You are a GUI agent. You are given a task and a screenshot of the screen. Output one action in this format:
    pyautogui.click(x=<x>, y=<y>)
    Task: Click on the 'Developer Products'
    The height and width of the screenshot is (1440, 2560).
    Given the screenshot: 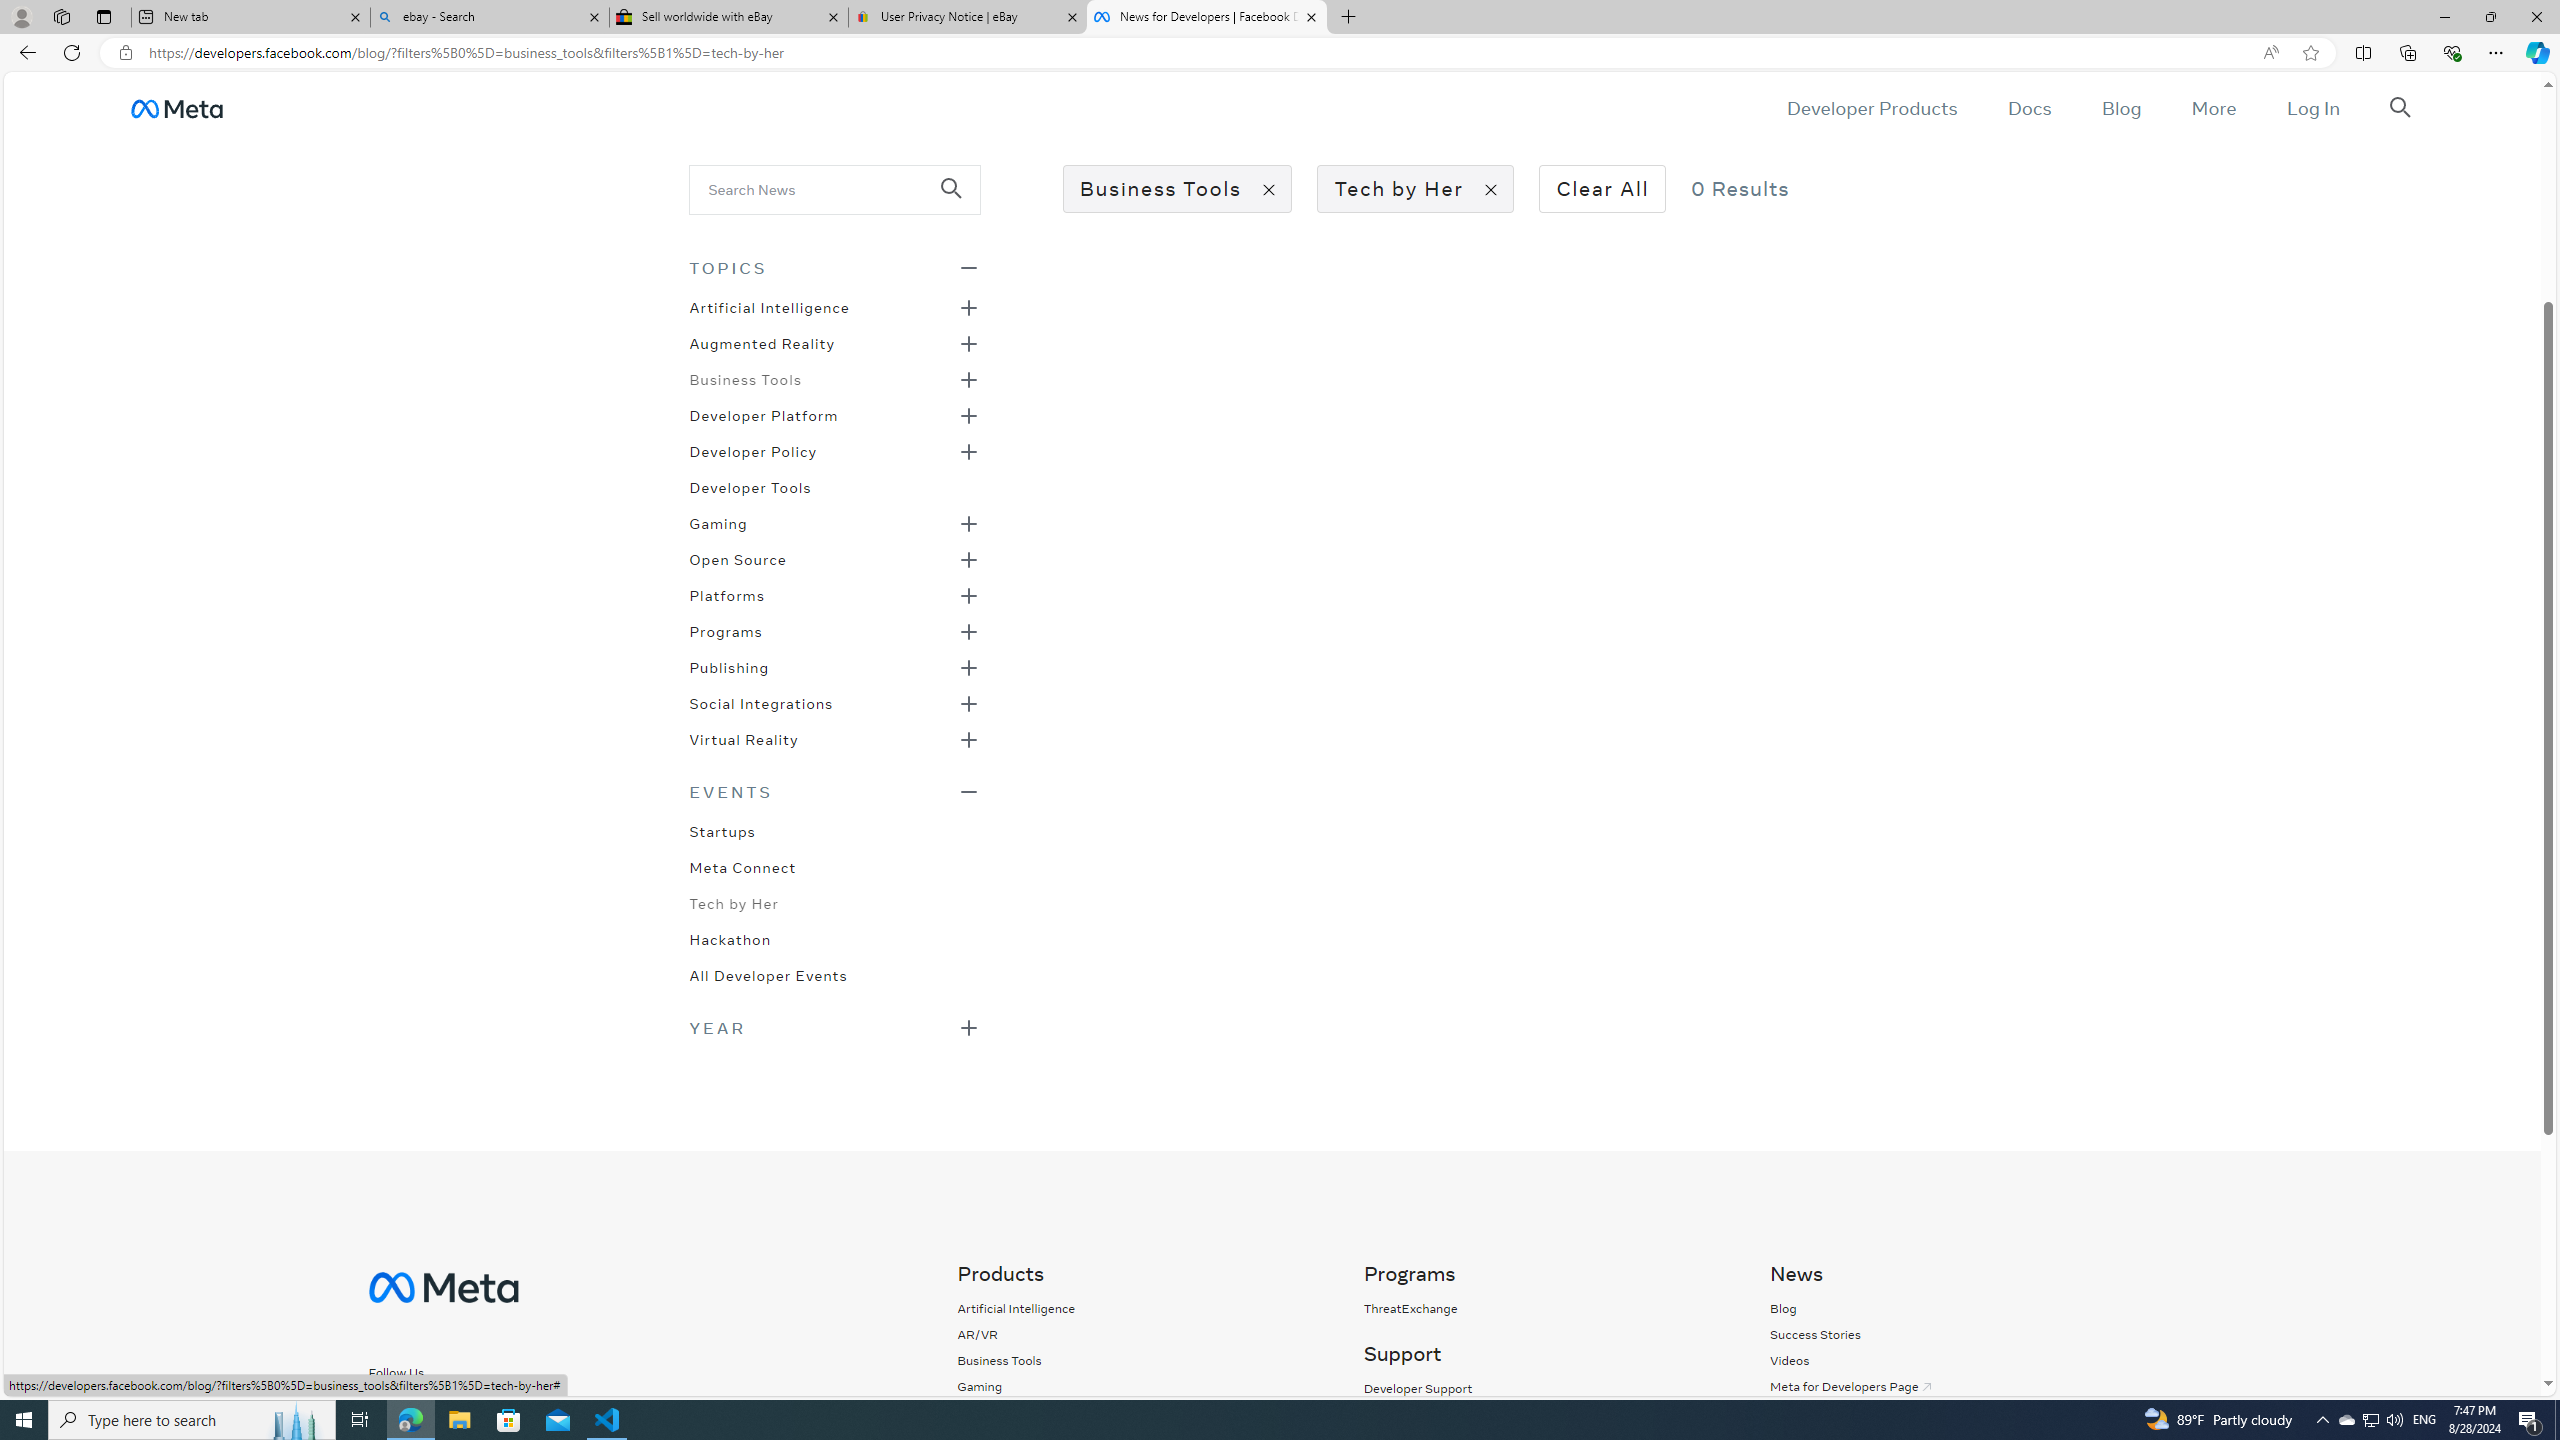 What is the action you would take?
    pyautogui.click(x=1871, y=107)
    